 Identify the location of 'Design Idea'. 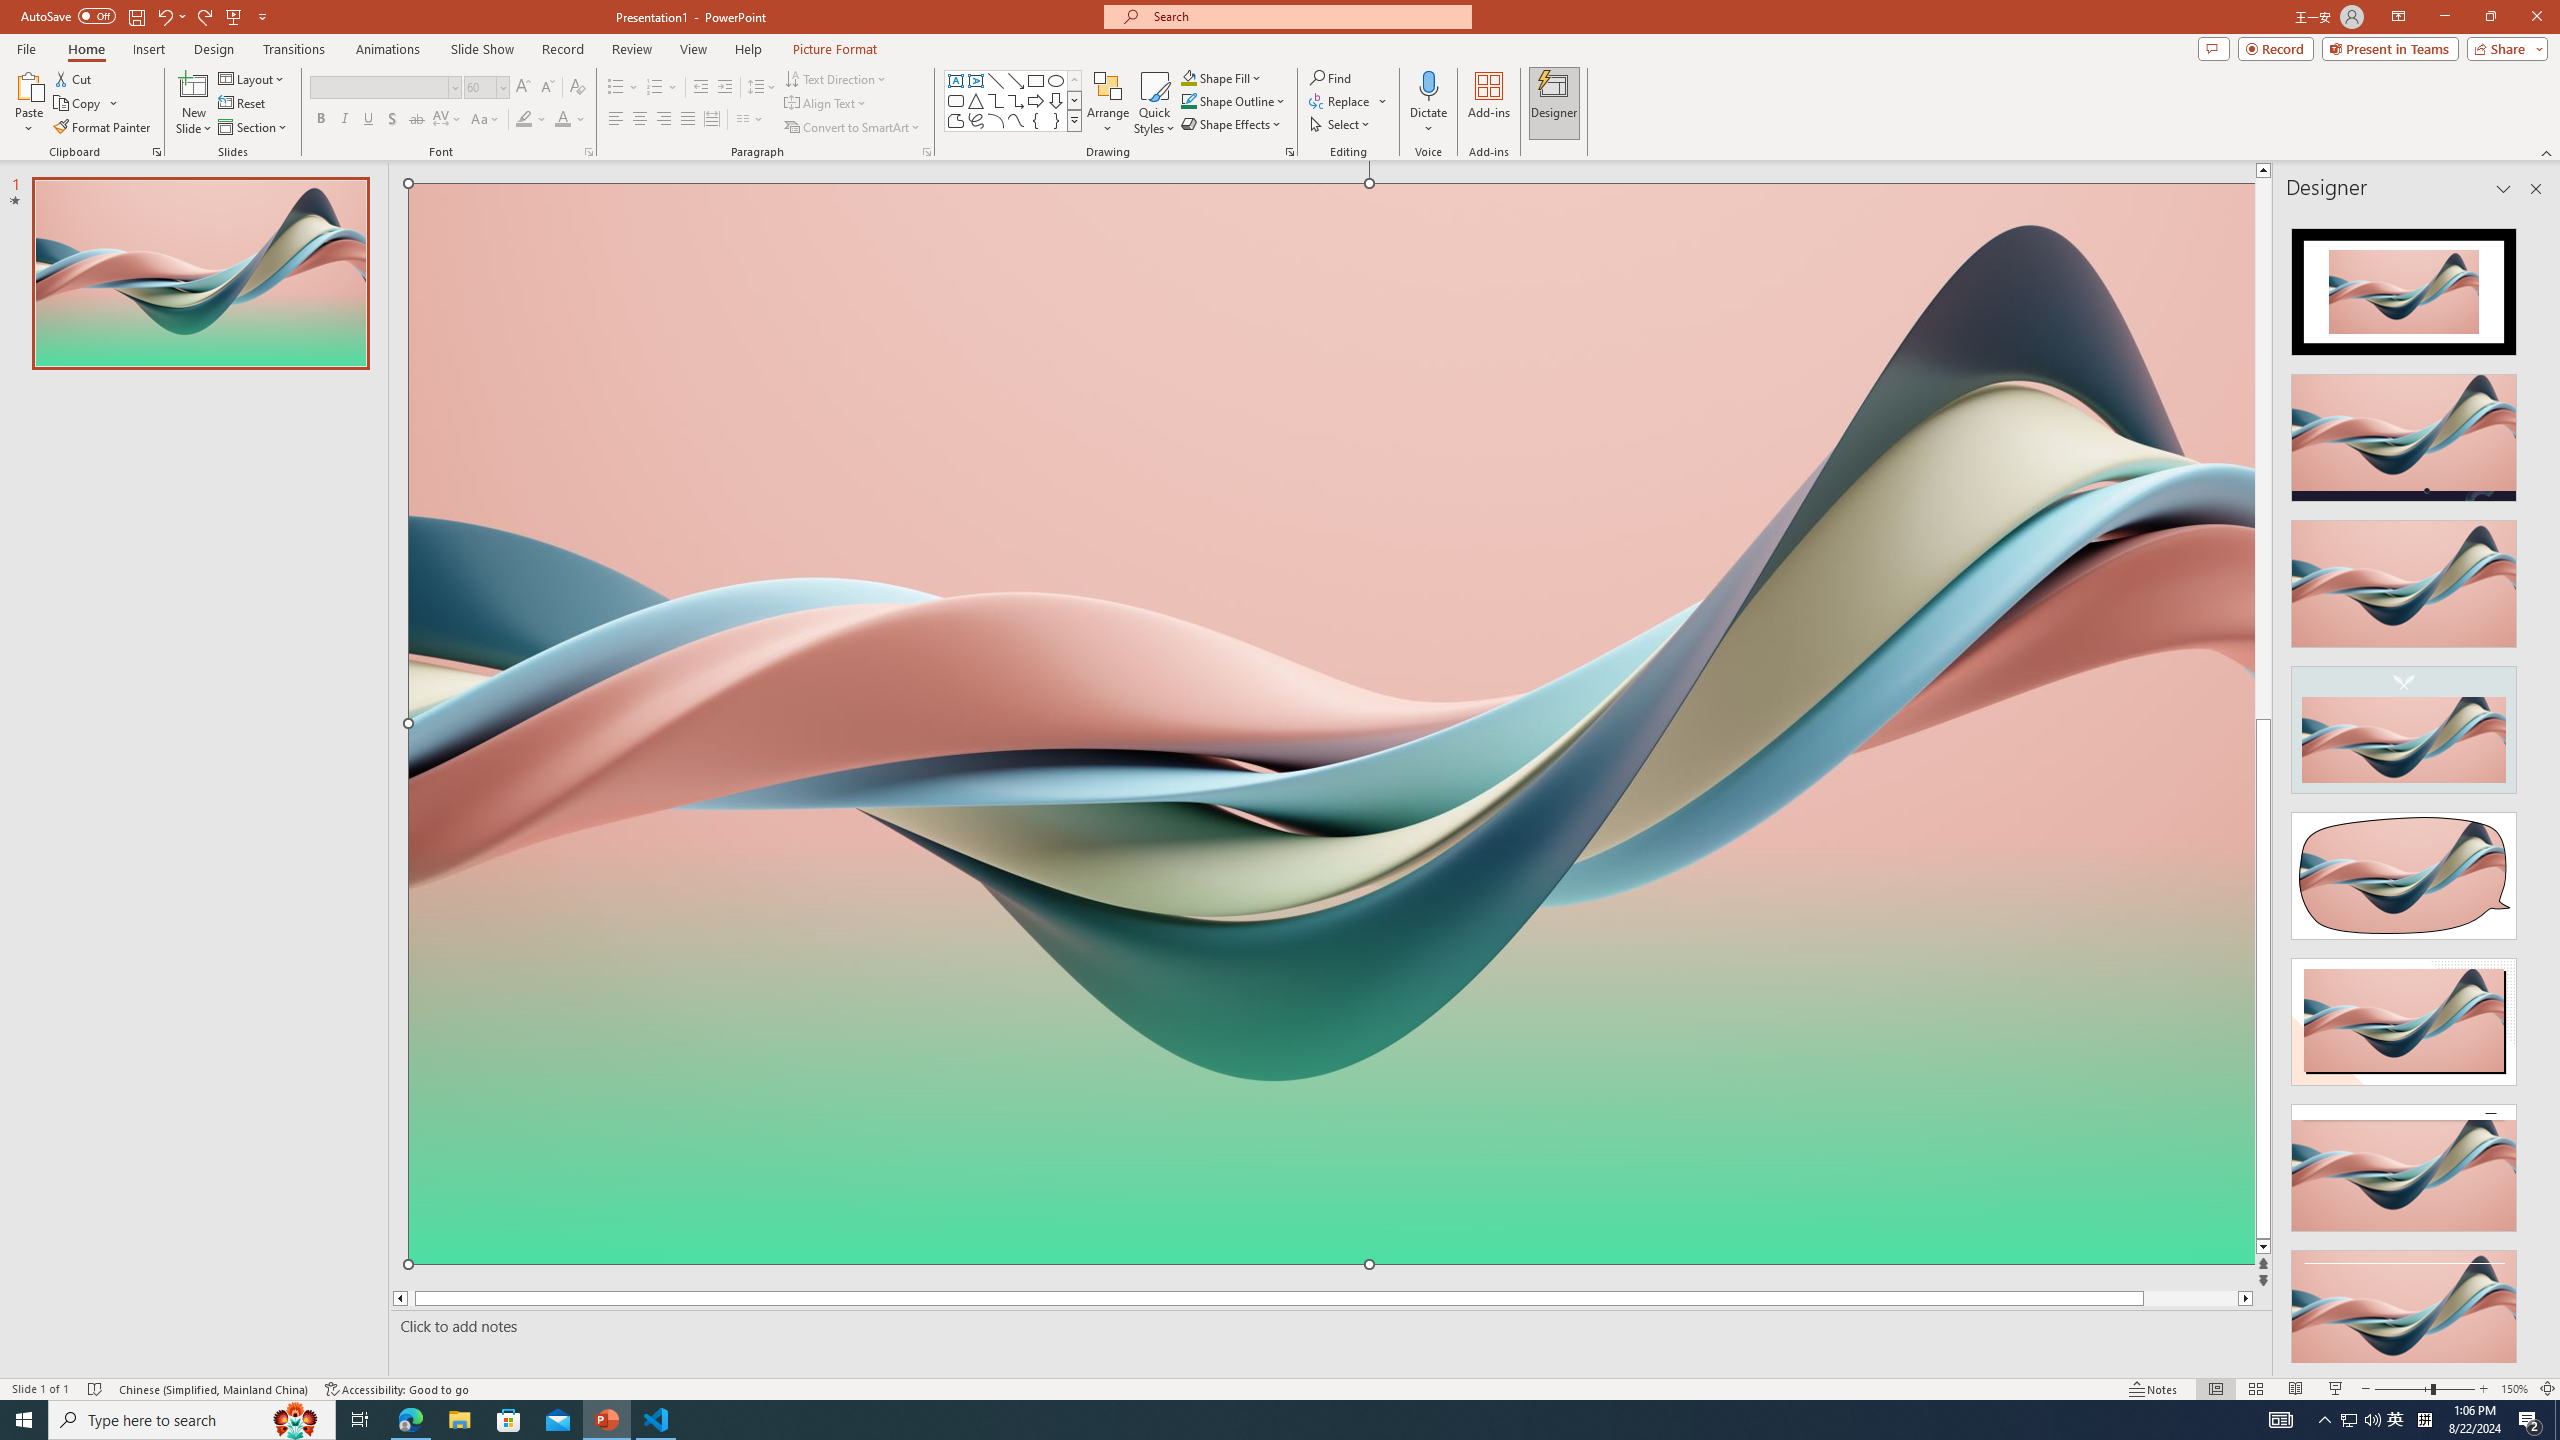
(2402, 1307).